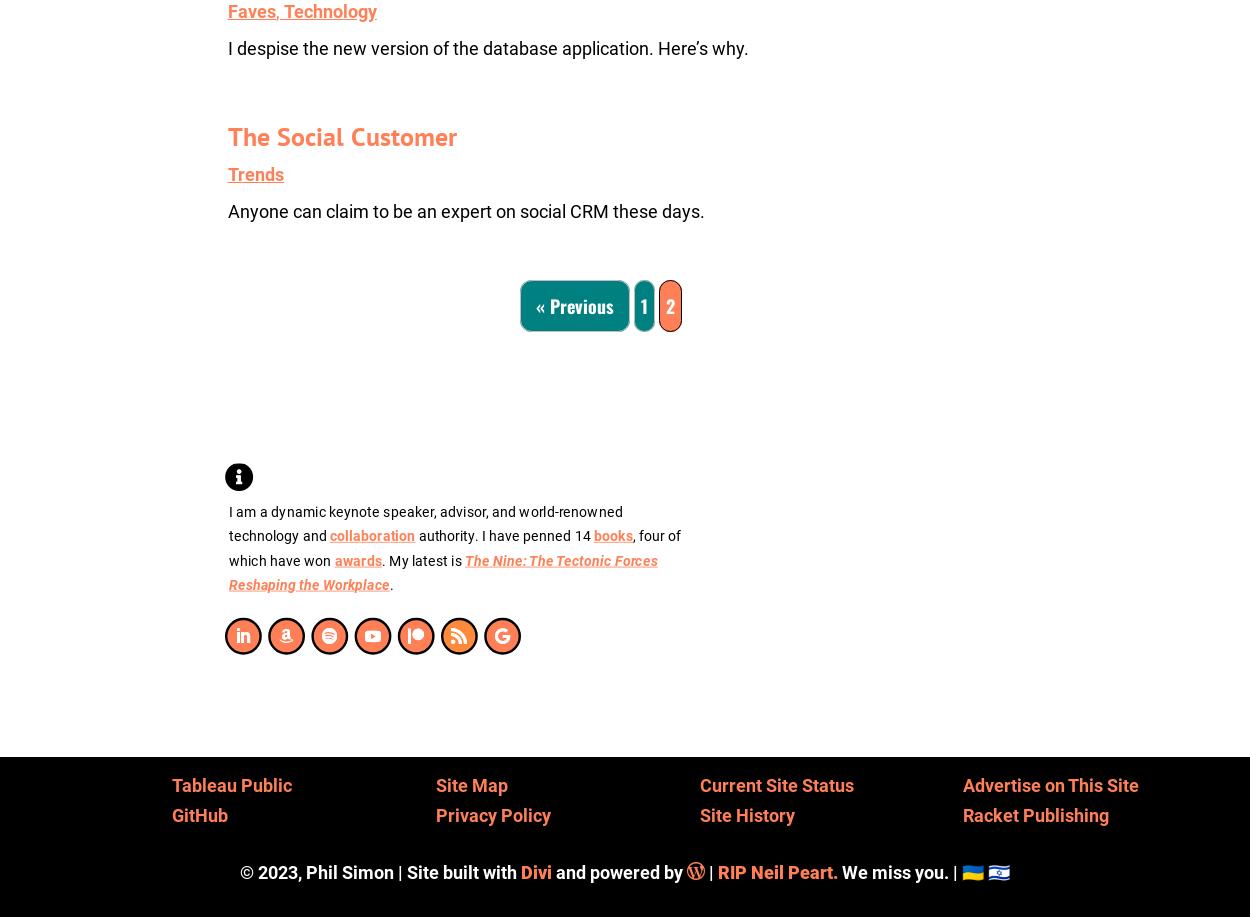 This screenshot has width=1250, height=917. I want to click on 'We miss you. | 🇺🇦 🇮🇱', so click(924, 870).